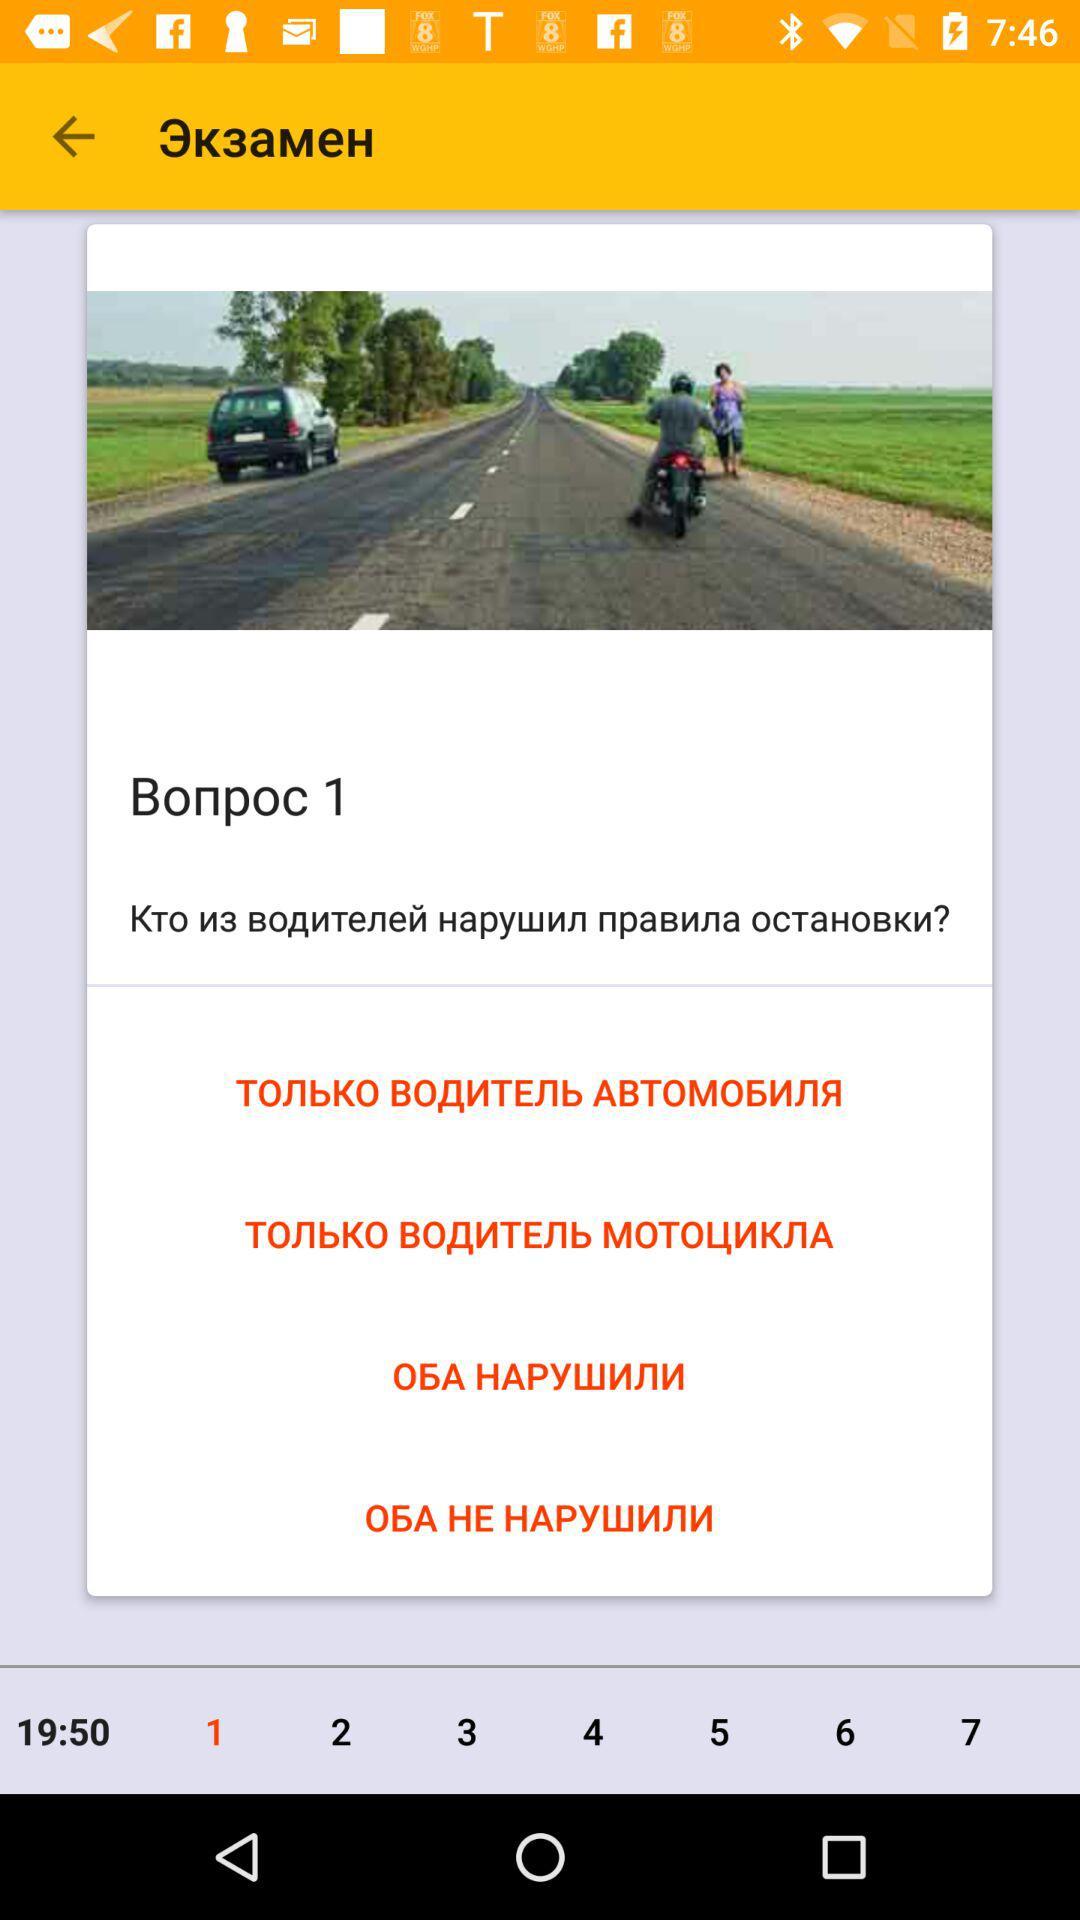 Image resolution: width=1080 pixels, height=1920 pixels. I want to click on 3 icon, so click(467, 1730).